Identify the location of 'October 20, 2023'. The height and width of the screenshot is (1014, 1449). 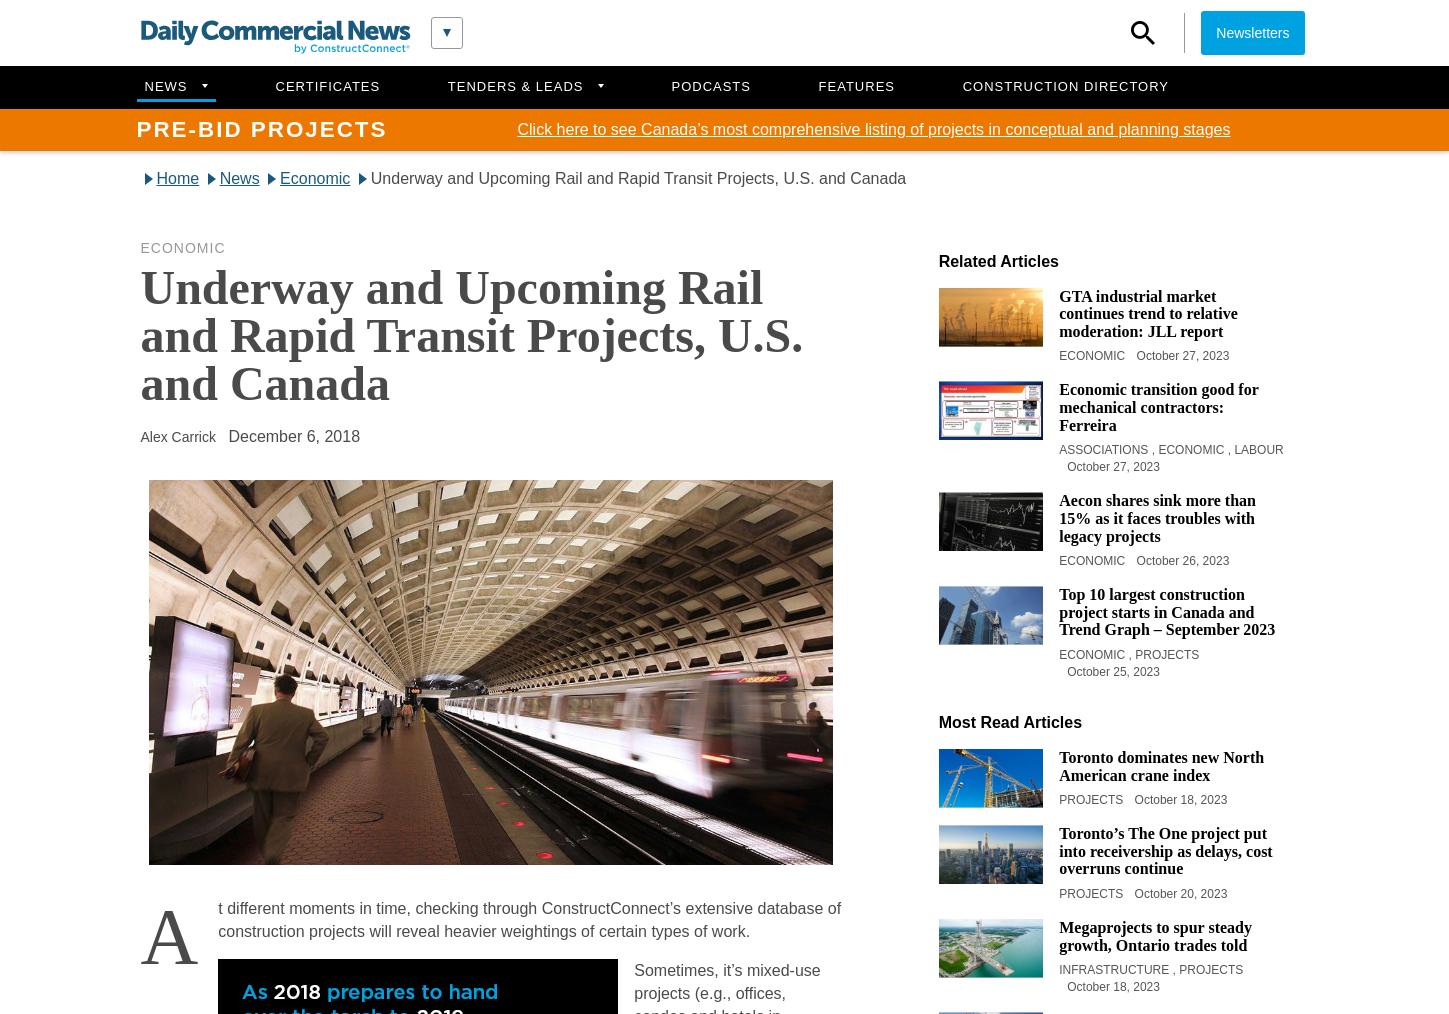
(1179, 892).